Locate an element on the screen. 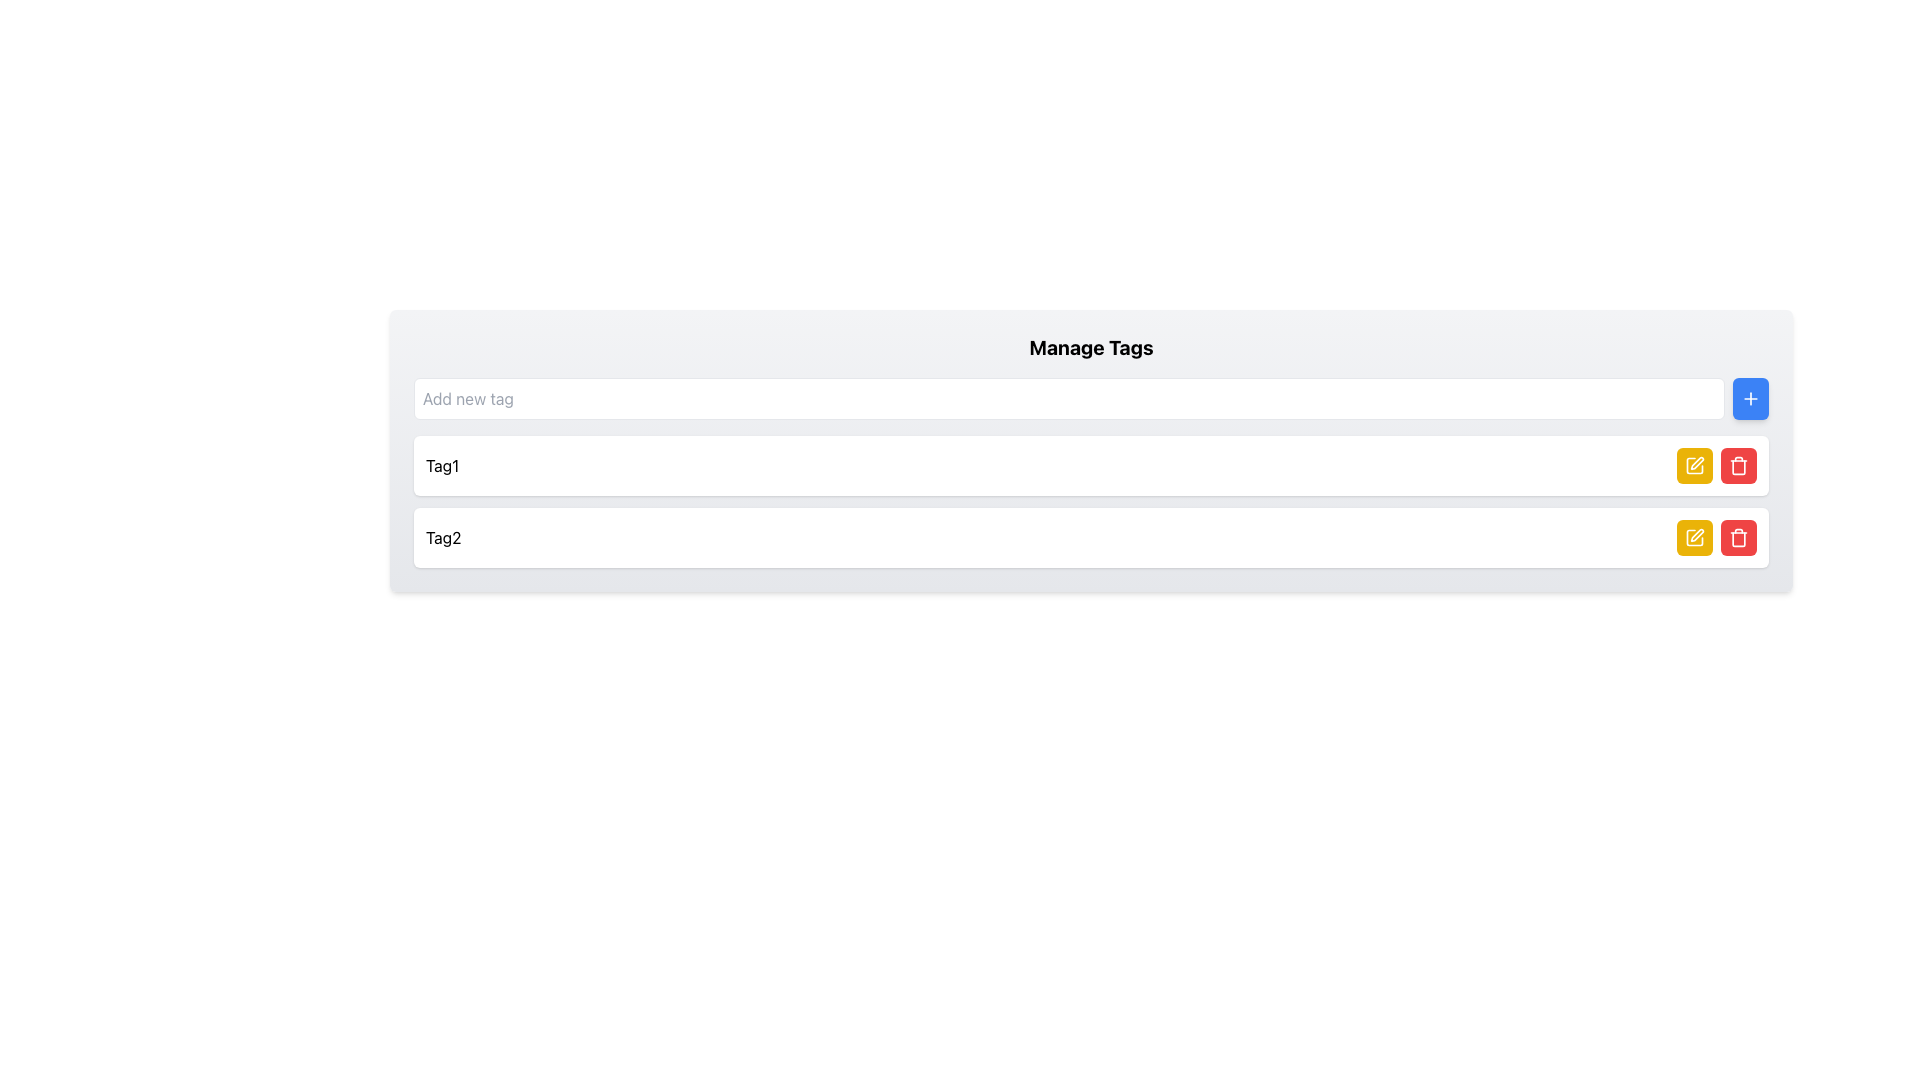 The height and width of the screenshot is (1080, 1920). the circular icon button located to the right of the 'Add new tag' text input field to initiate the addition of a new tag is located at coordinates (1750, 398).